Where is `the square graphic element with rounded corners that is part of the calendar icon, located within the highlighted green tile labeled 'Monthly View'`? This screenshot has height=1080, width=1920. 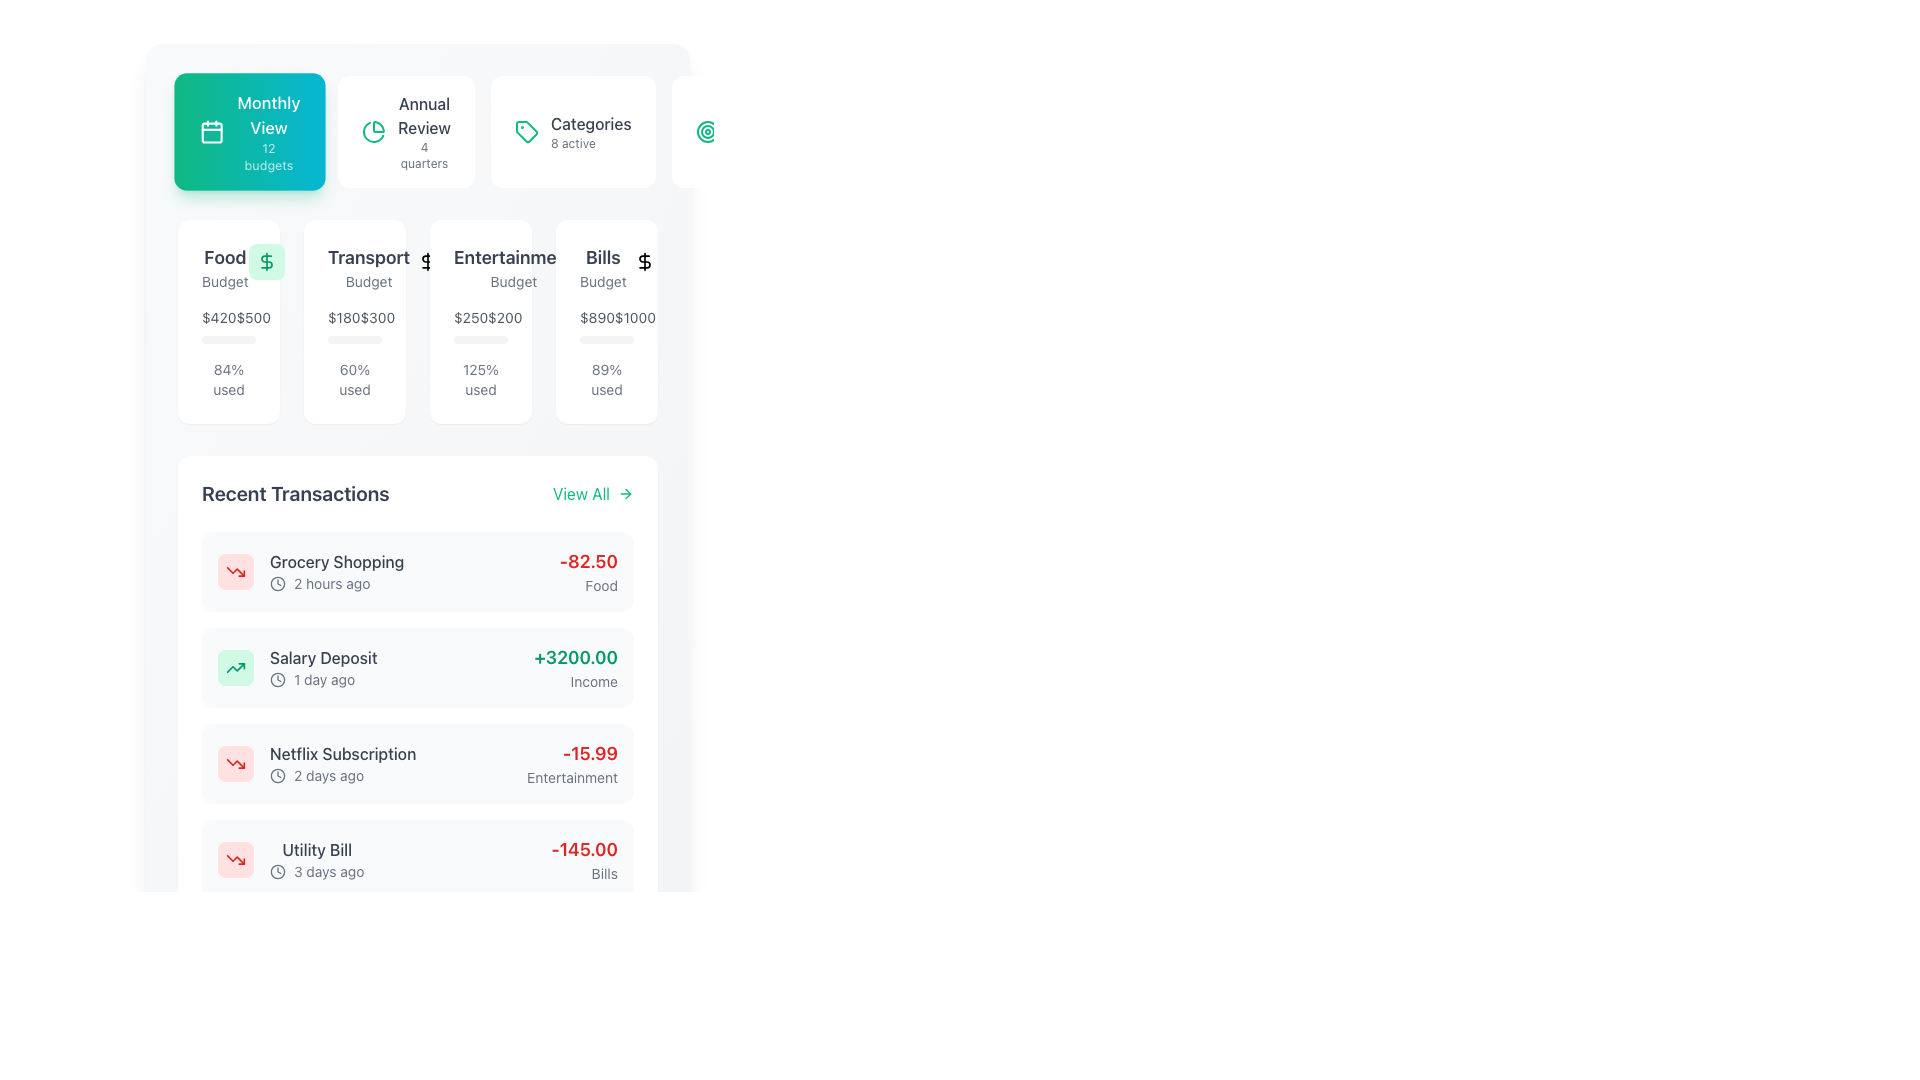
the square graphic element with rounded corners that is part of the calendar icon, located within the highlighted green tile labeled 'Monthly View' is located at coordinates (212, 133).